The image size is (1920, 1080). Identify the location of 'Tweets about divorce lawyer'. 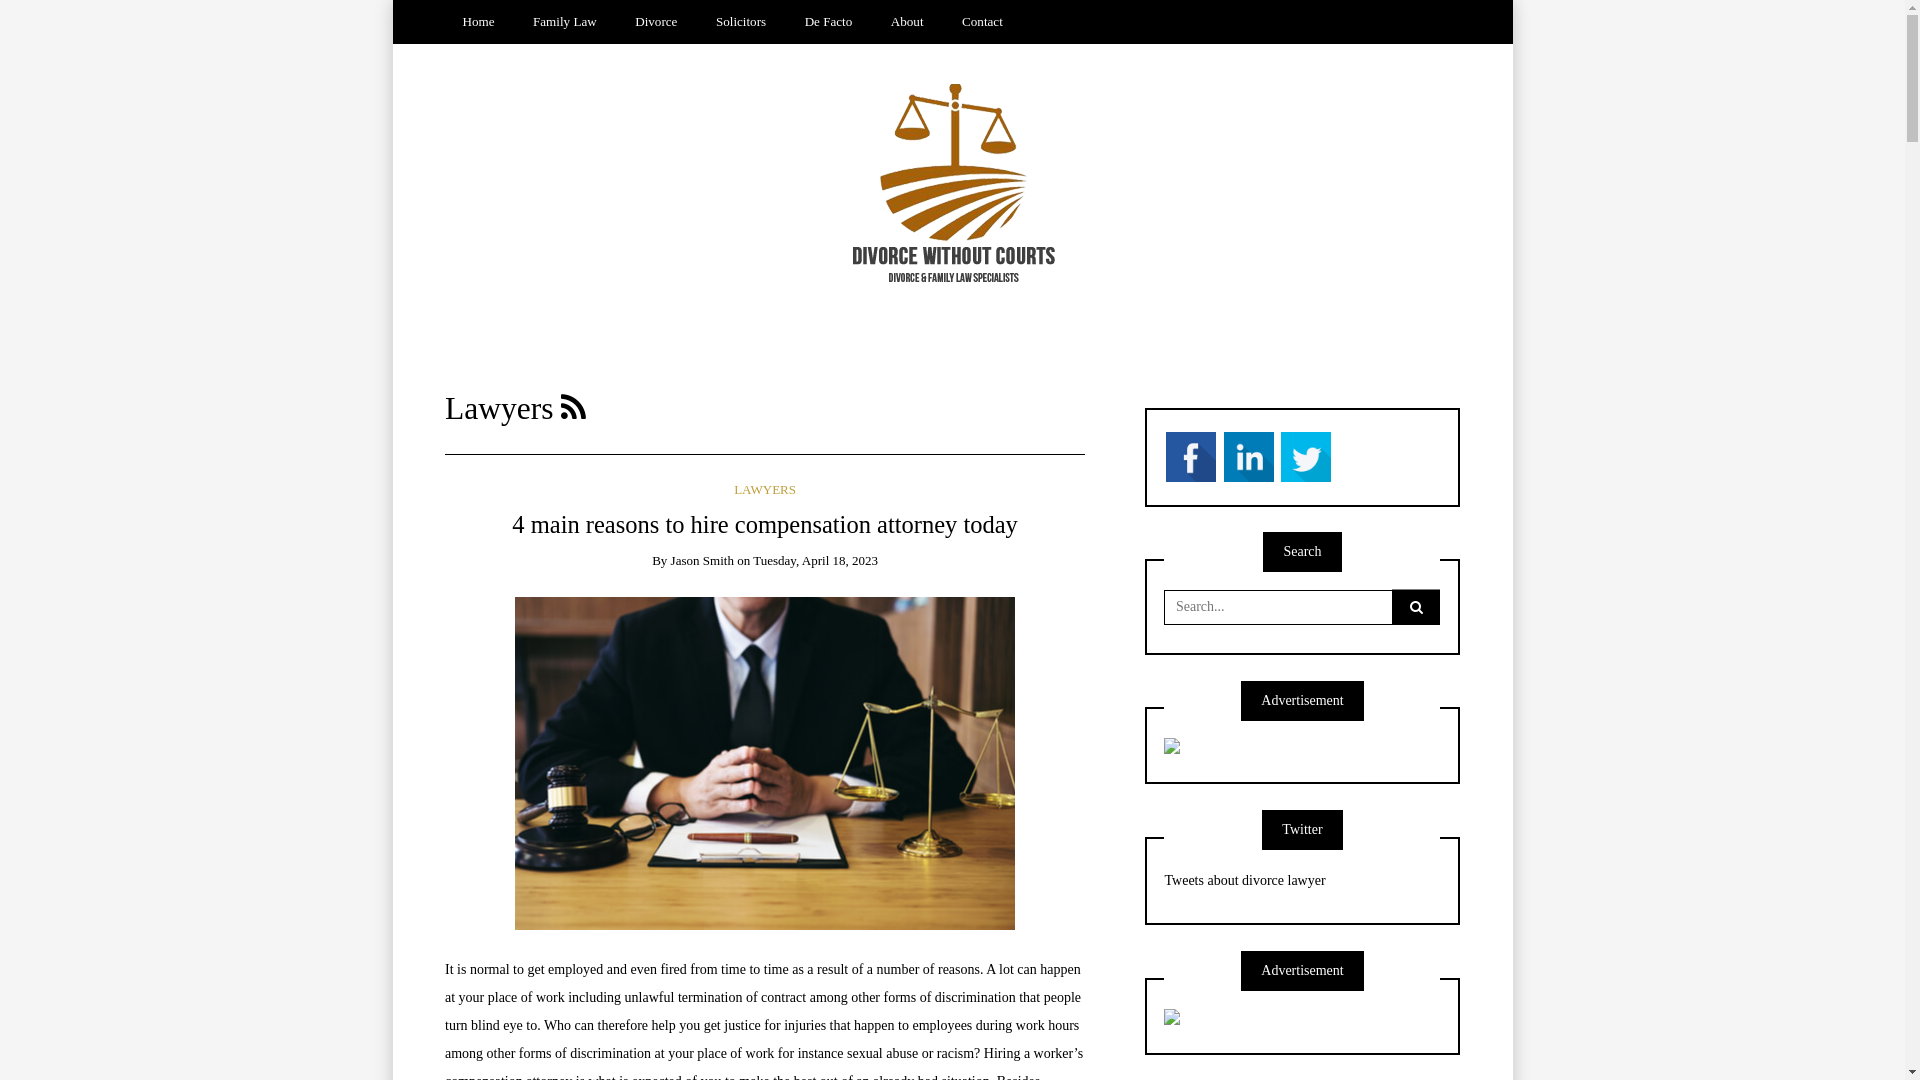
(1243, 879).